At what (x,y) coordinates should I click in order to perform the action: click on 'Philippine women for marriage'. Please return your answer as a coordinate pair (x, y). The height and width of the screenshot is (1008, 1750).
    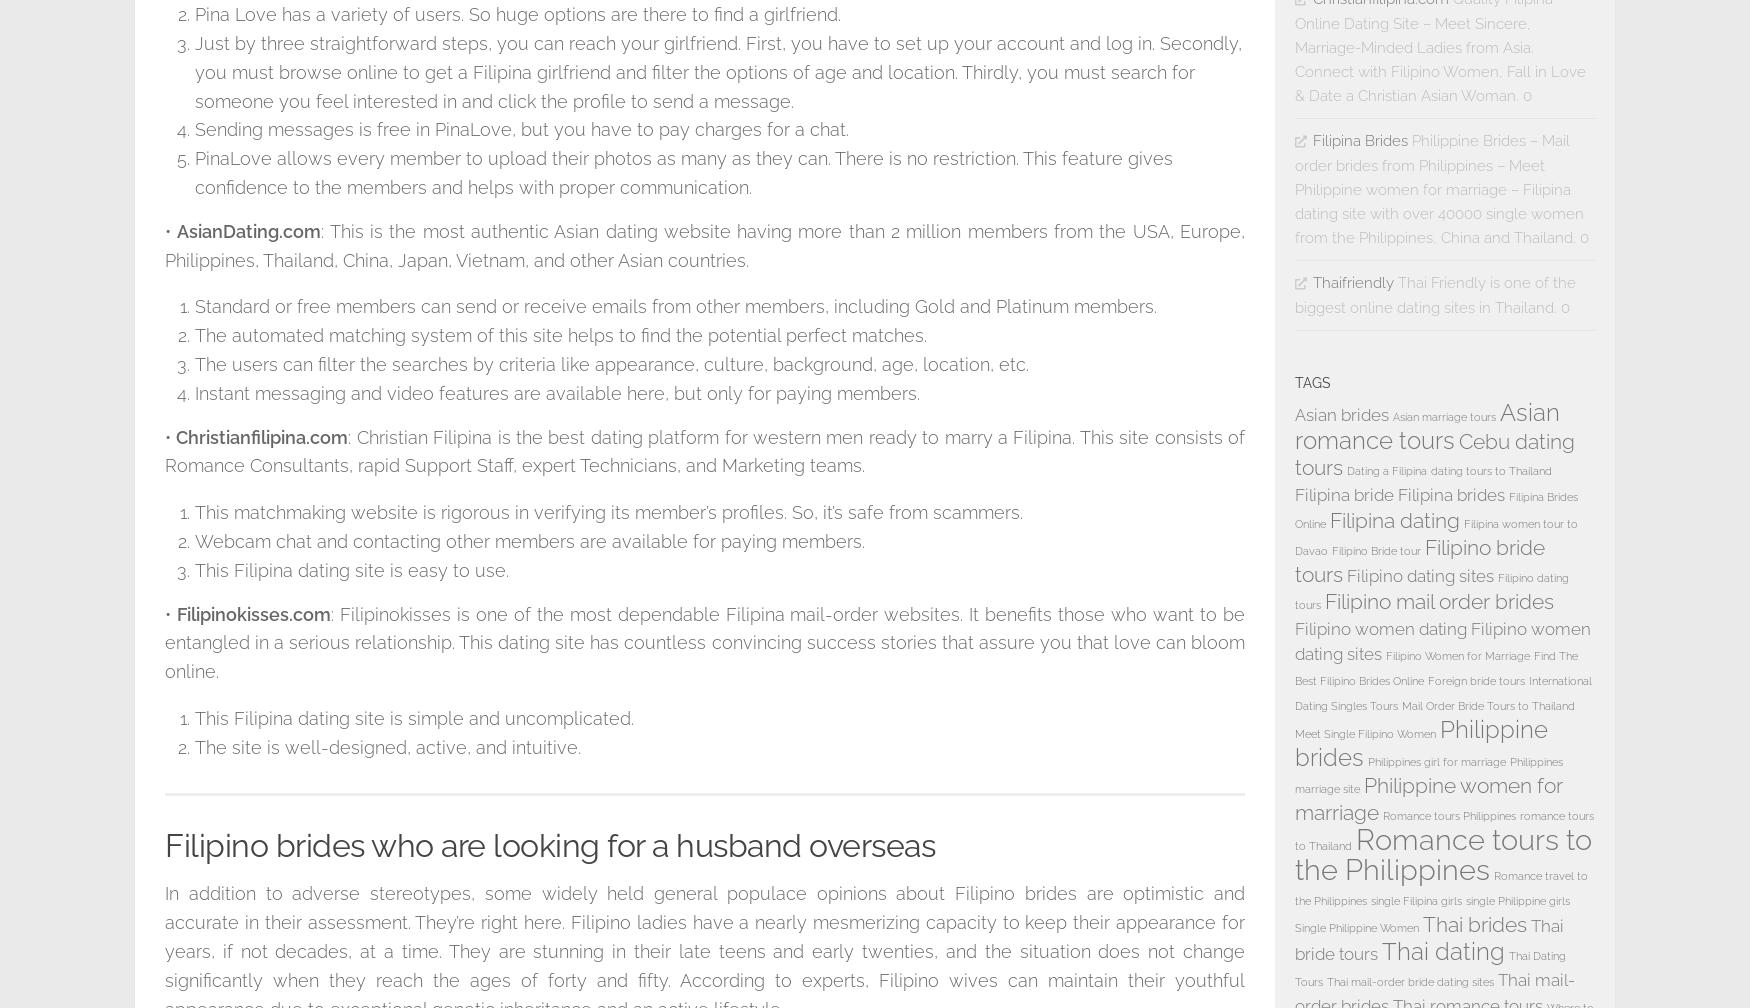
    Looking at the image, I should click on (1428, 798).